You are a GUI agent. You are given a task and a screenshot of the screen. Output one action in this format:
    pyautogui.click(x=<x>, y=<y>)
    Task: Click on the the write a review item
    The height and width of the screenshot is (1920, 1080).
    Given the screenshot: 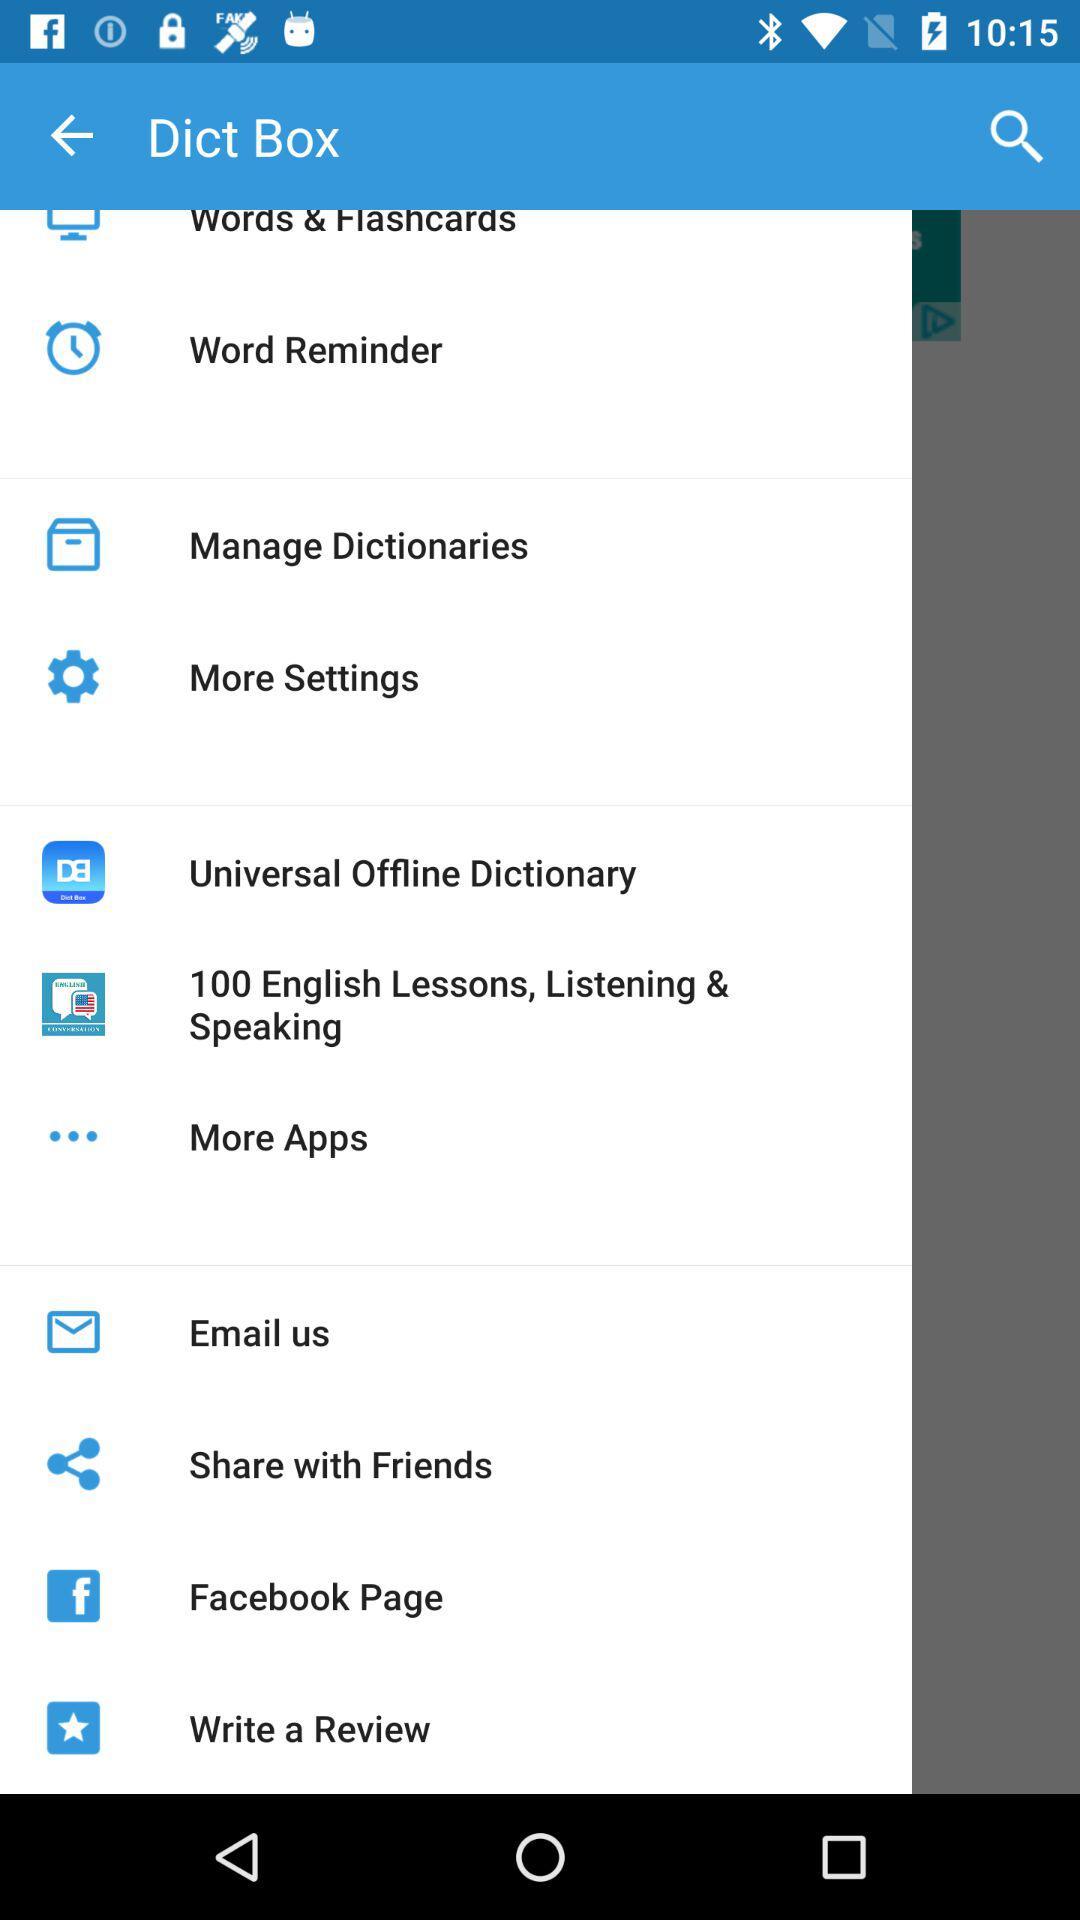 What is the action you would take?
    pyautogui.click(x=309, y=1727)
    